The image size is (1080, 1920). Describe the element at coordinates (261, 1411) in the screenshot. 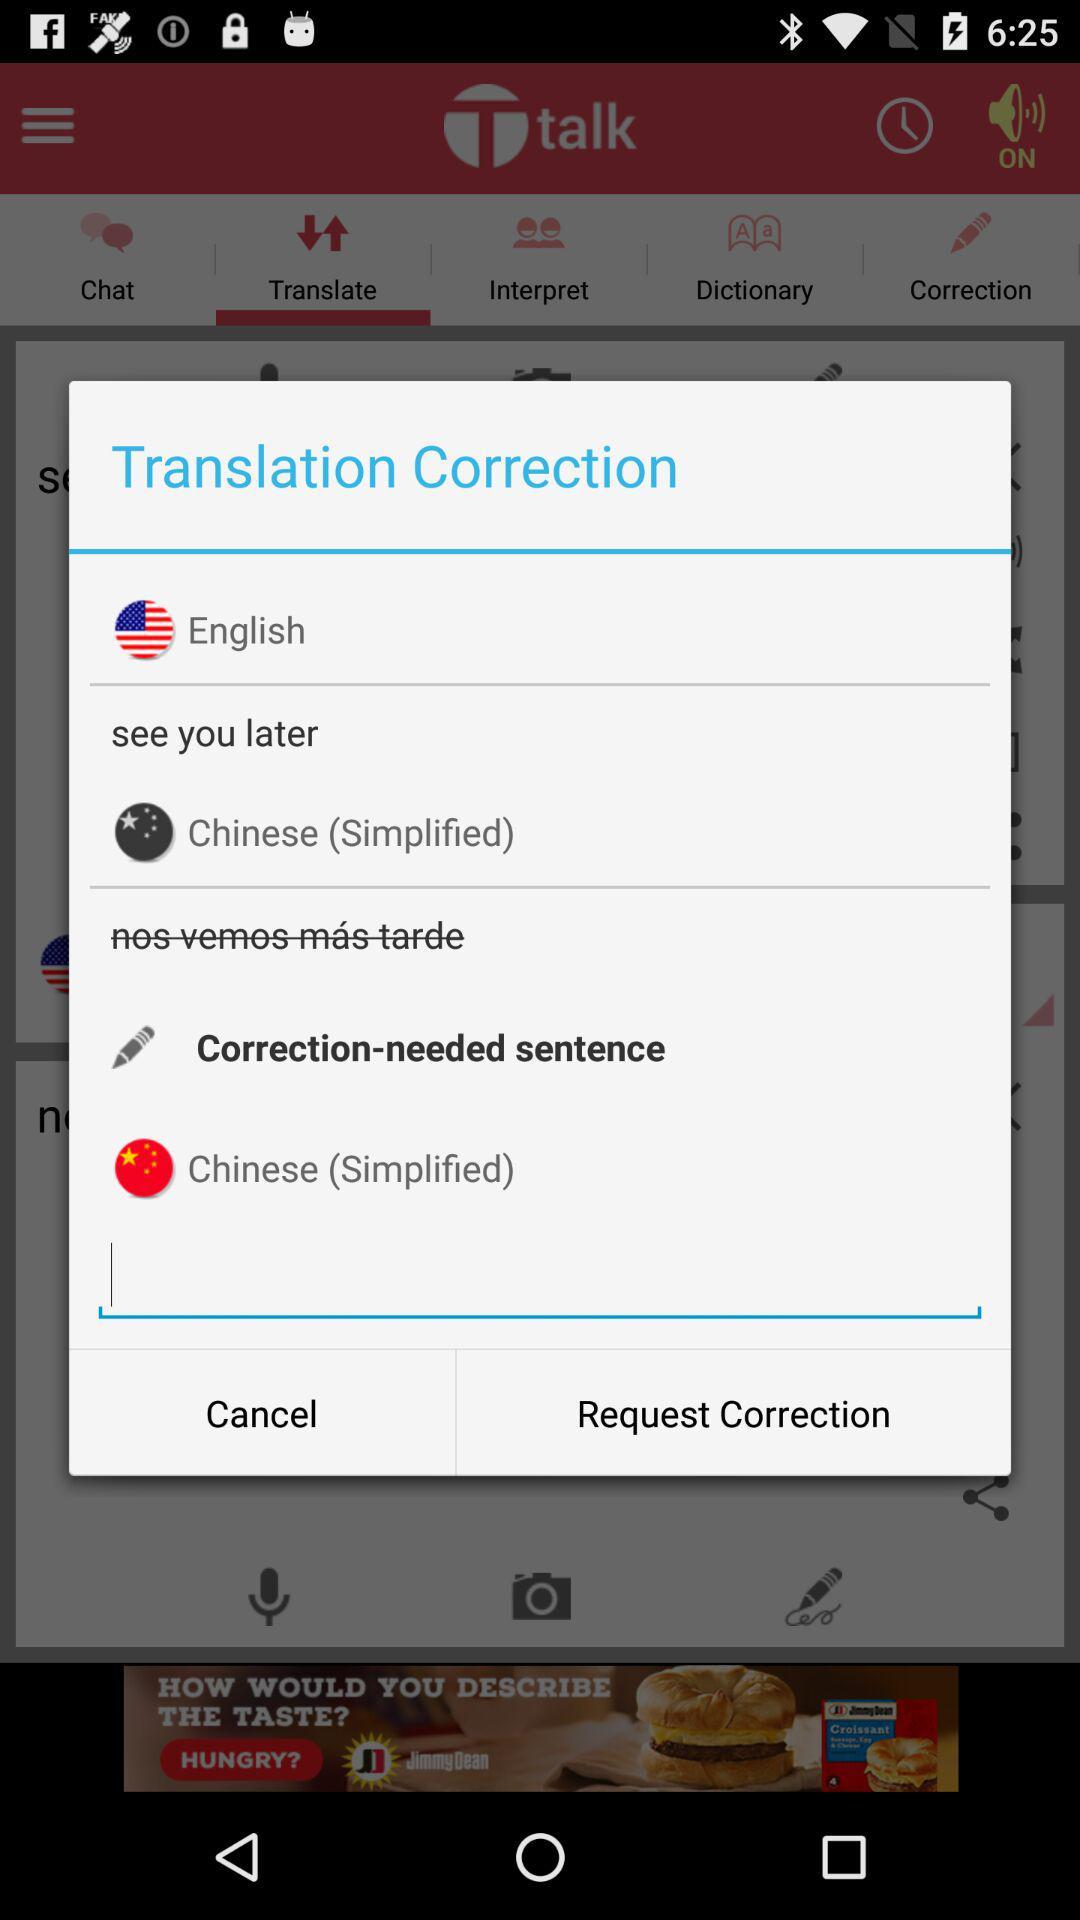

I see `icon to the left of the request correction item` at that location.